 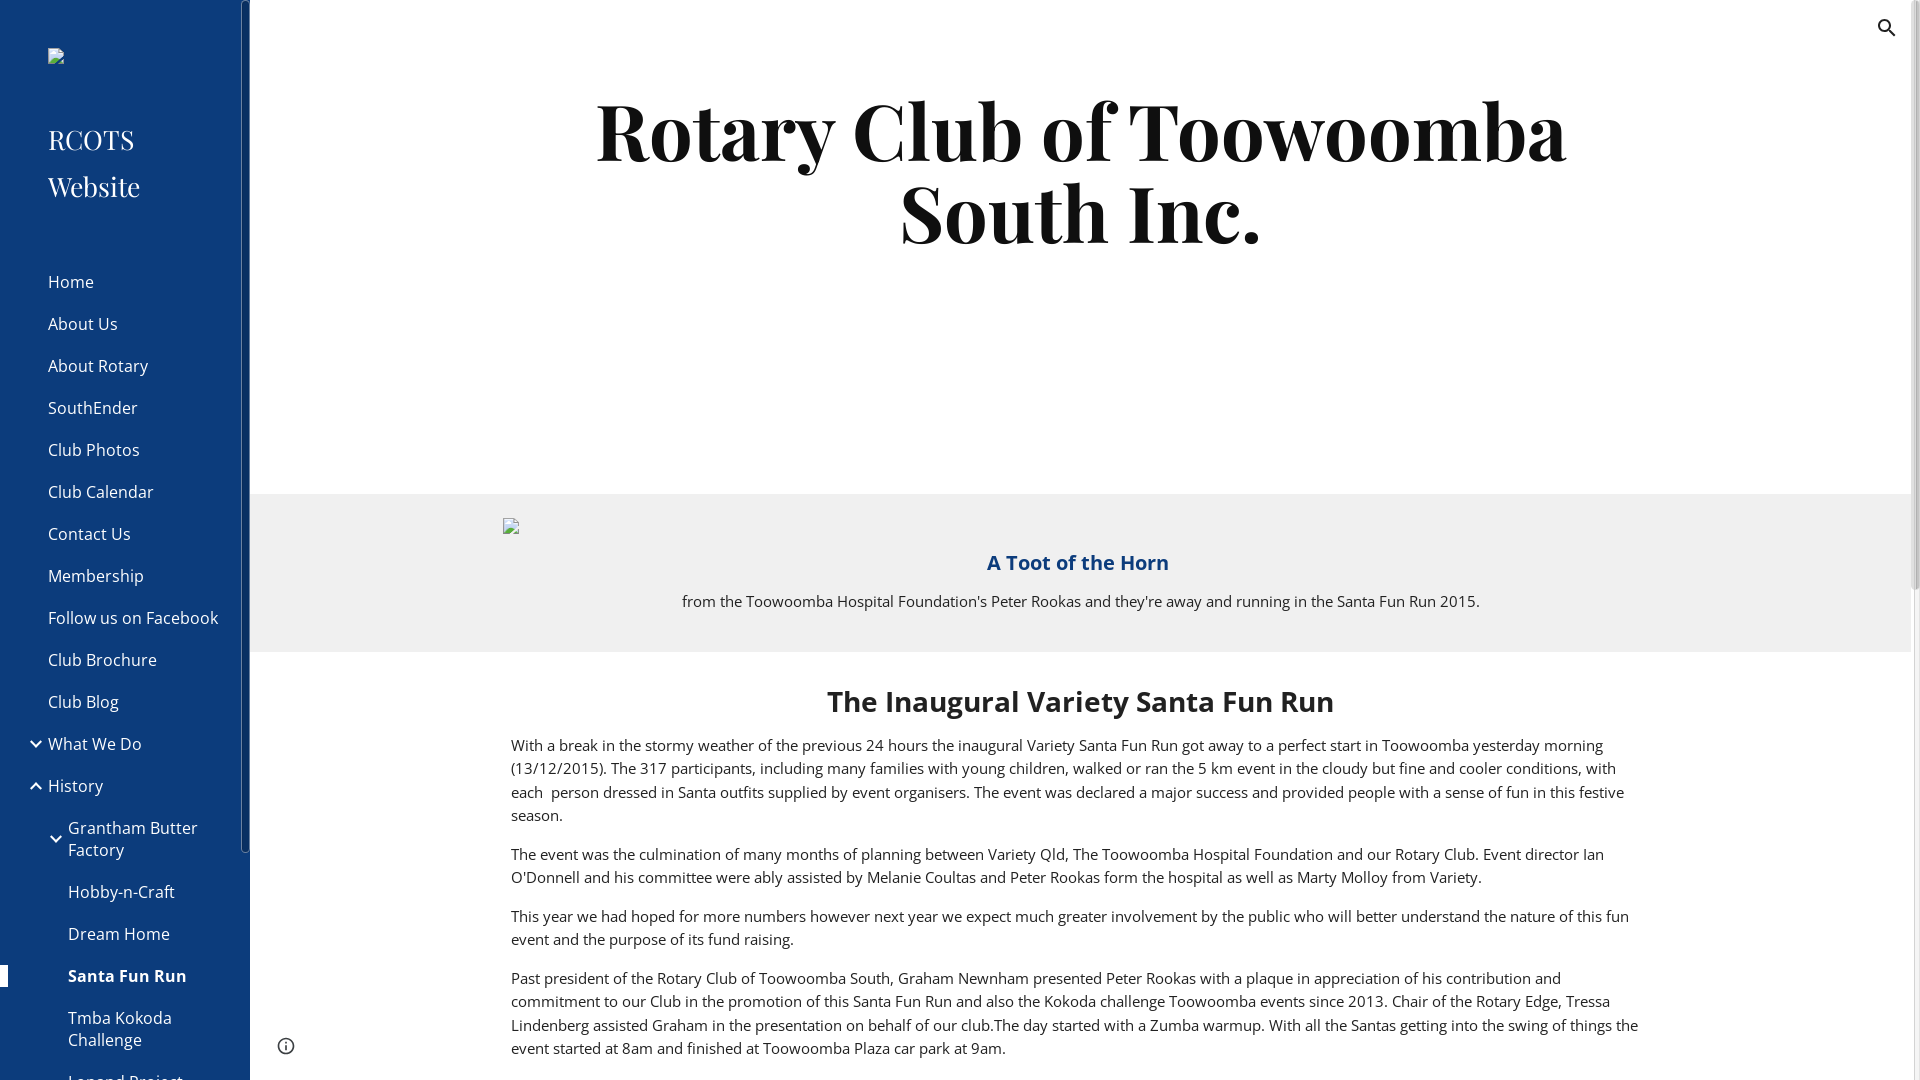 I want to click on 'Club Brochure', so click(x=135, y=659).